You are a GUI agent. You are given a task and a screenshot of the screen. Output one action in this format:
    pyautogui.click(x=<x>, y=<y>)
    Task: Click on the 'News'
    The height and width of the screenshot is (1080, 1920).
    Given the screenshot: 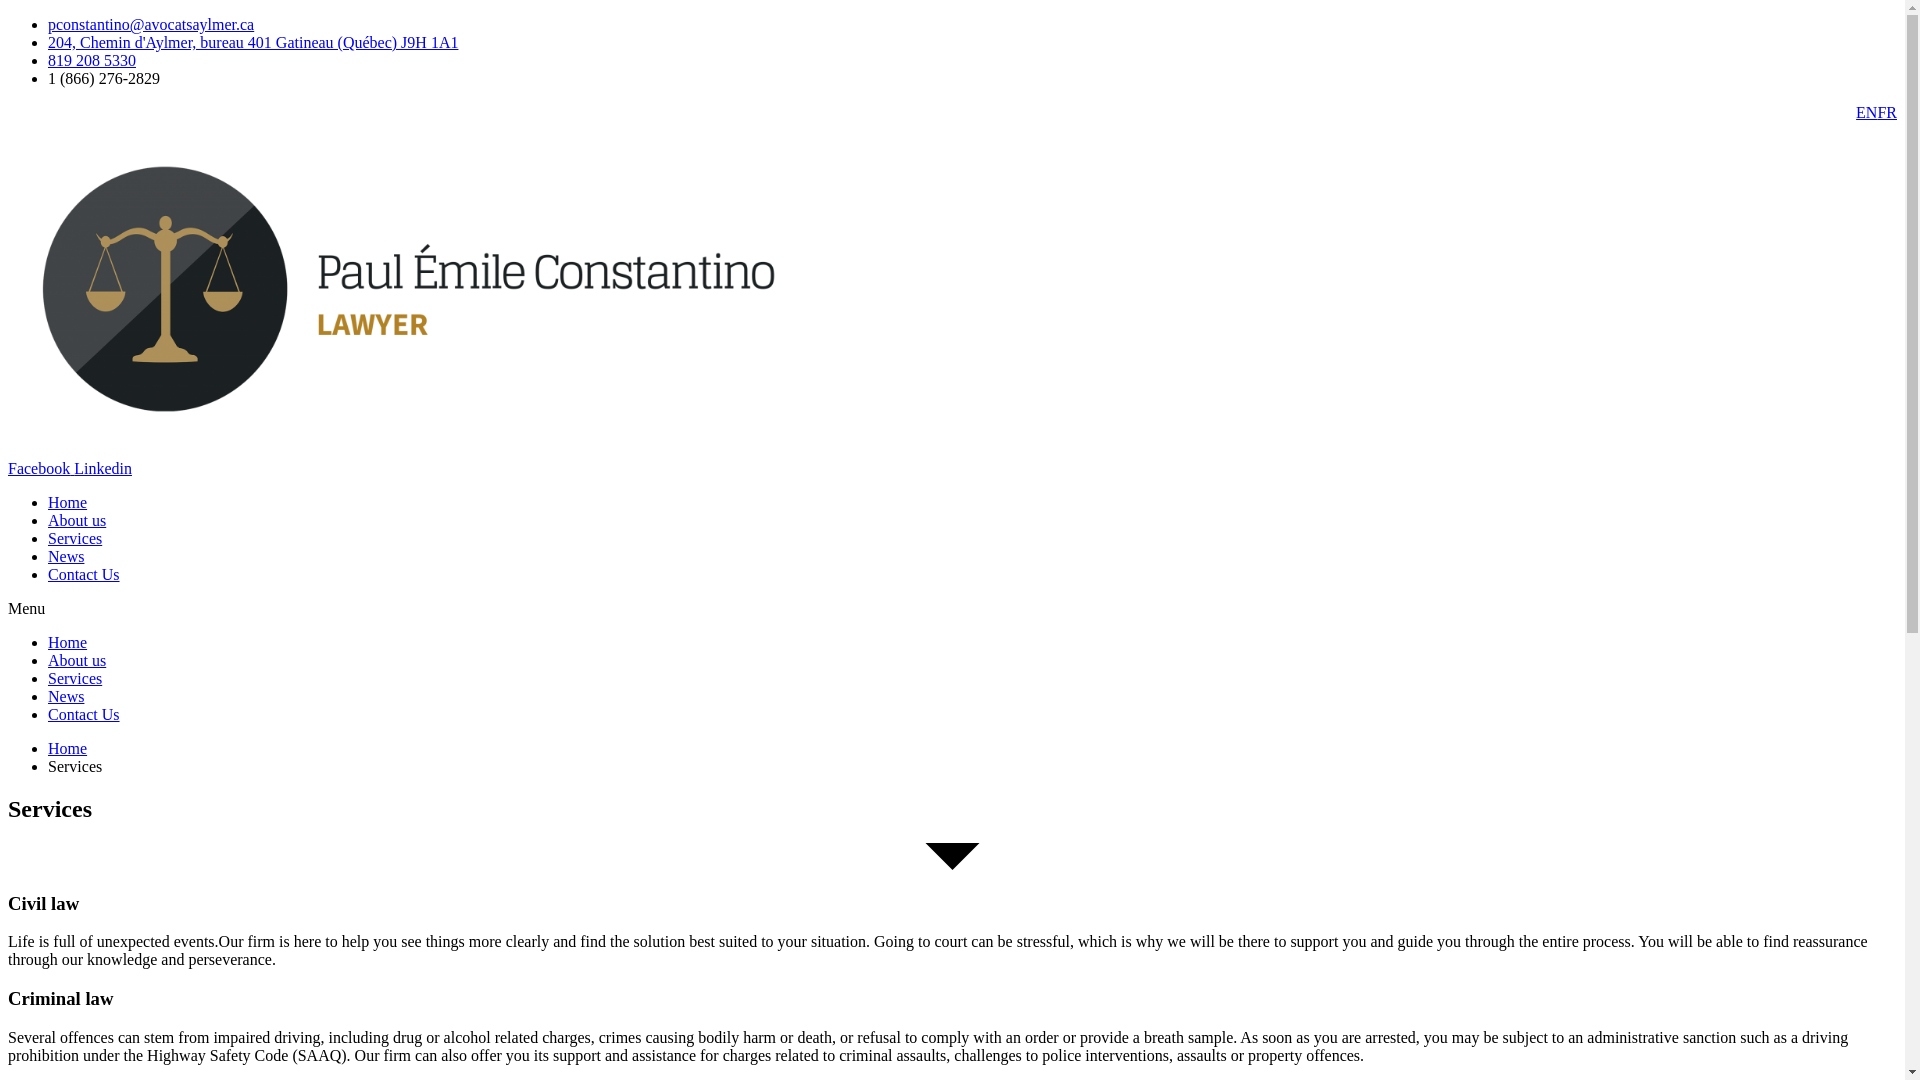 What is the action you would take?
    pyautogui.click(x=66, y=695)
    